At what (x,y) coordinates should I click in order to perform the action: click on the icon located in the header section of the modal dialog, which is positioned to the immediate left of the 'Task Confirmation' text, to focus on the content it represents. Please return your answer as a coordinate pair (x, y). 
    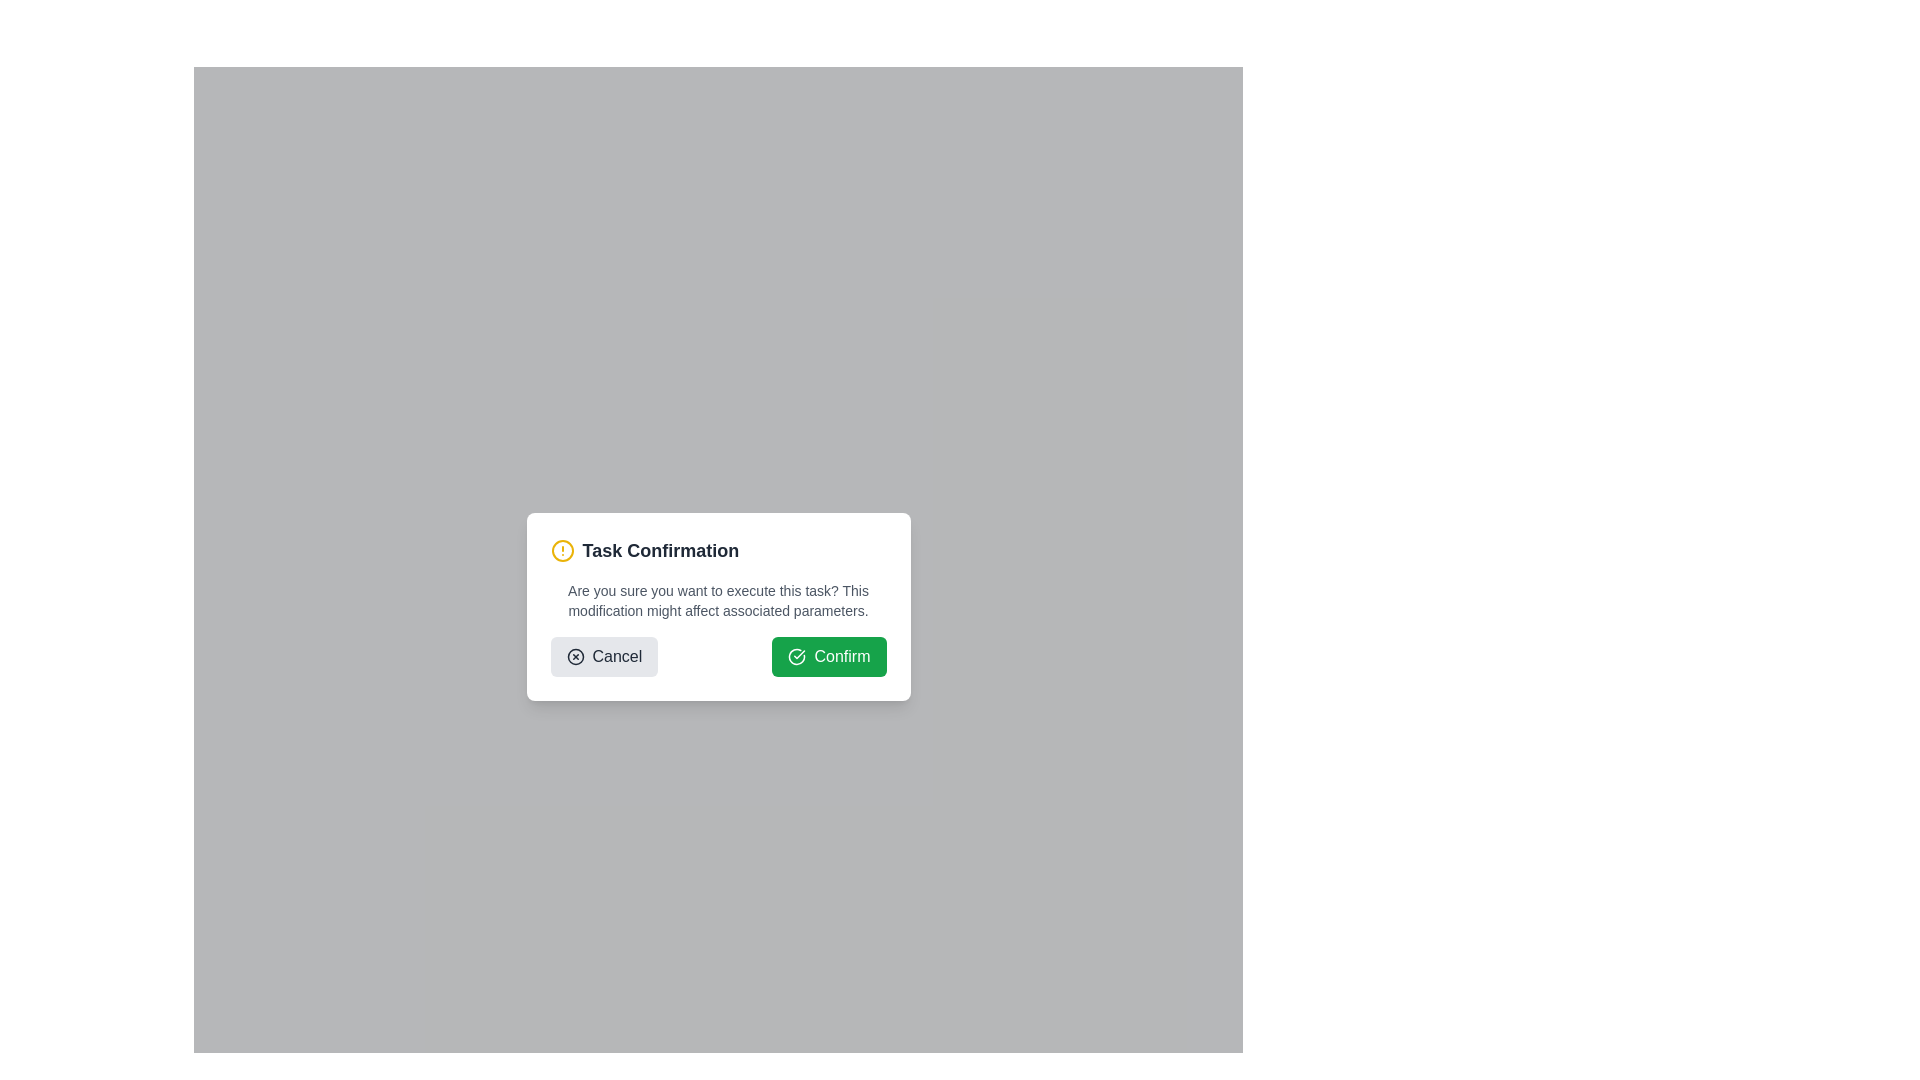
    Looking at the image, I should click on (561, 551).